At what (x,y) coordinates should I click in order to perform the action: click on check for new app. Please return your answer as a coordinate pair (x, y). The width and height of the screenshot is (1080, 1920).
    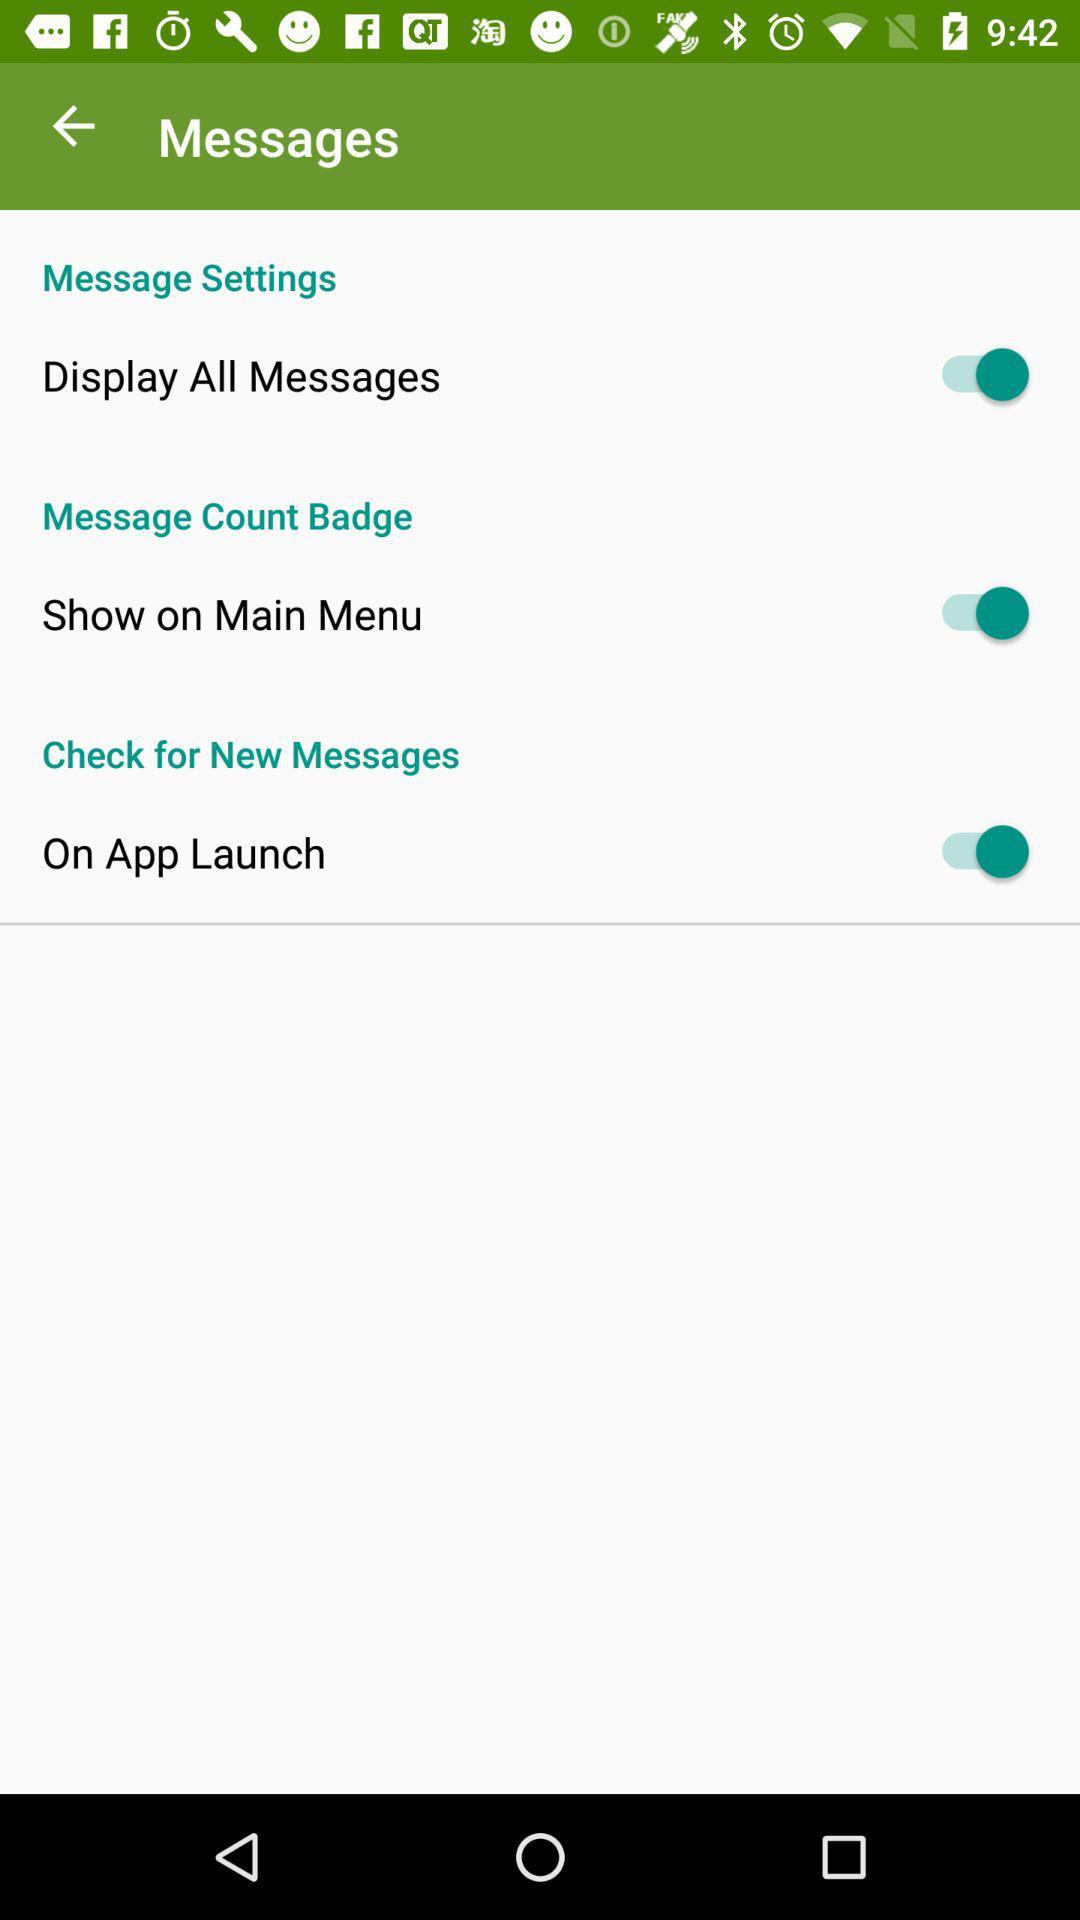
    Looking at the image, I should click on (540, 731).